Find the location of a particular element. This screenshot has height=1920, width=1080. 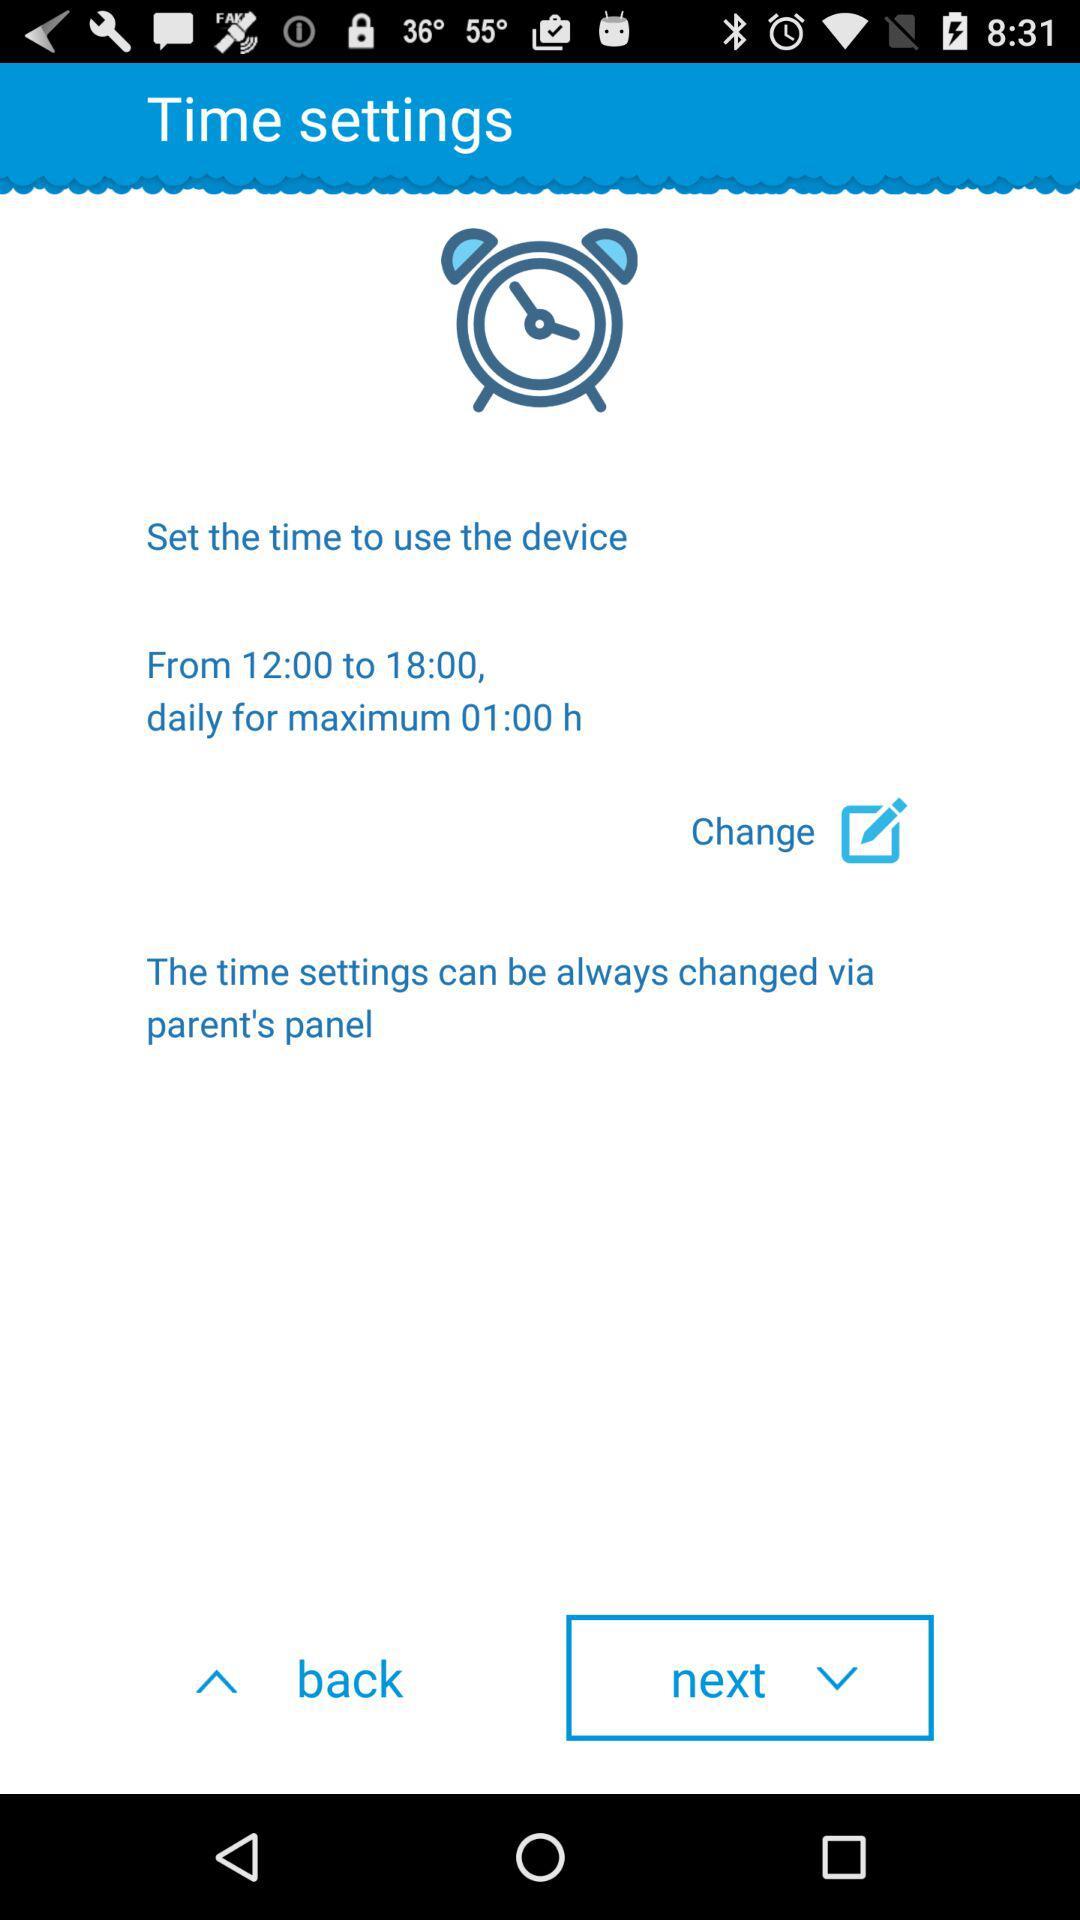

the button to the left of next button is located at coordinates (329, 1677).